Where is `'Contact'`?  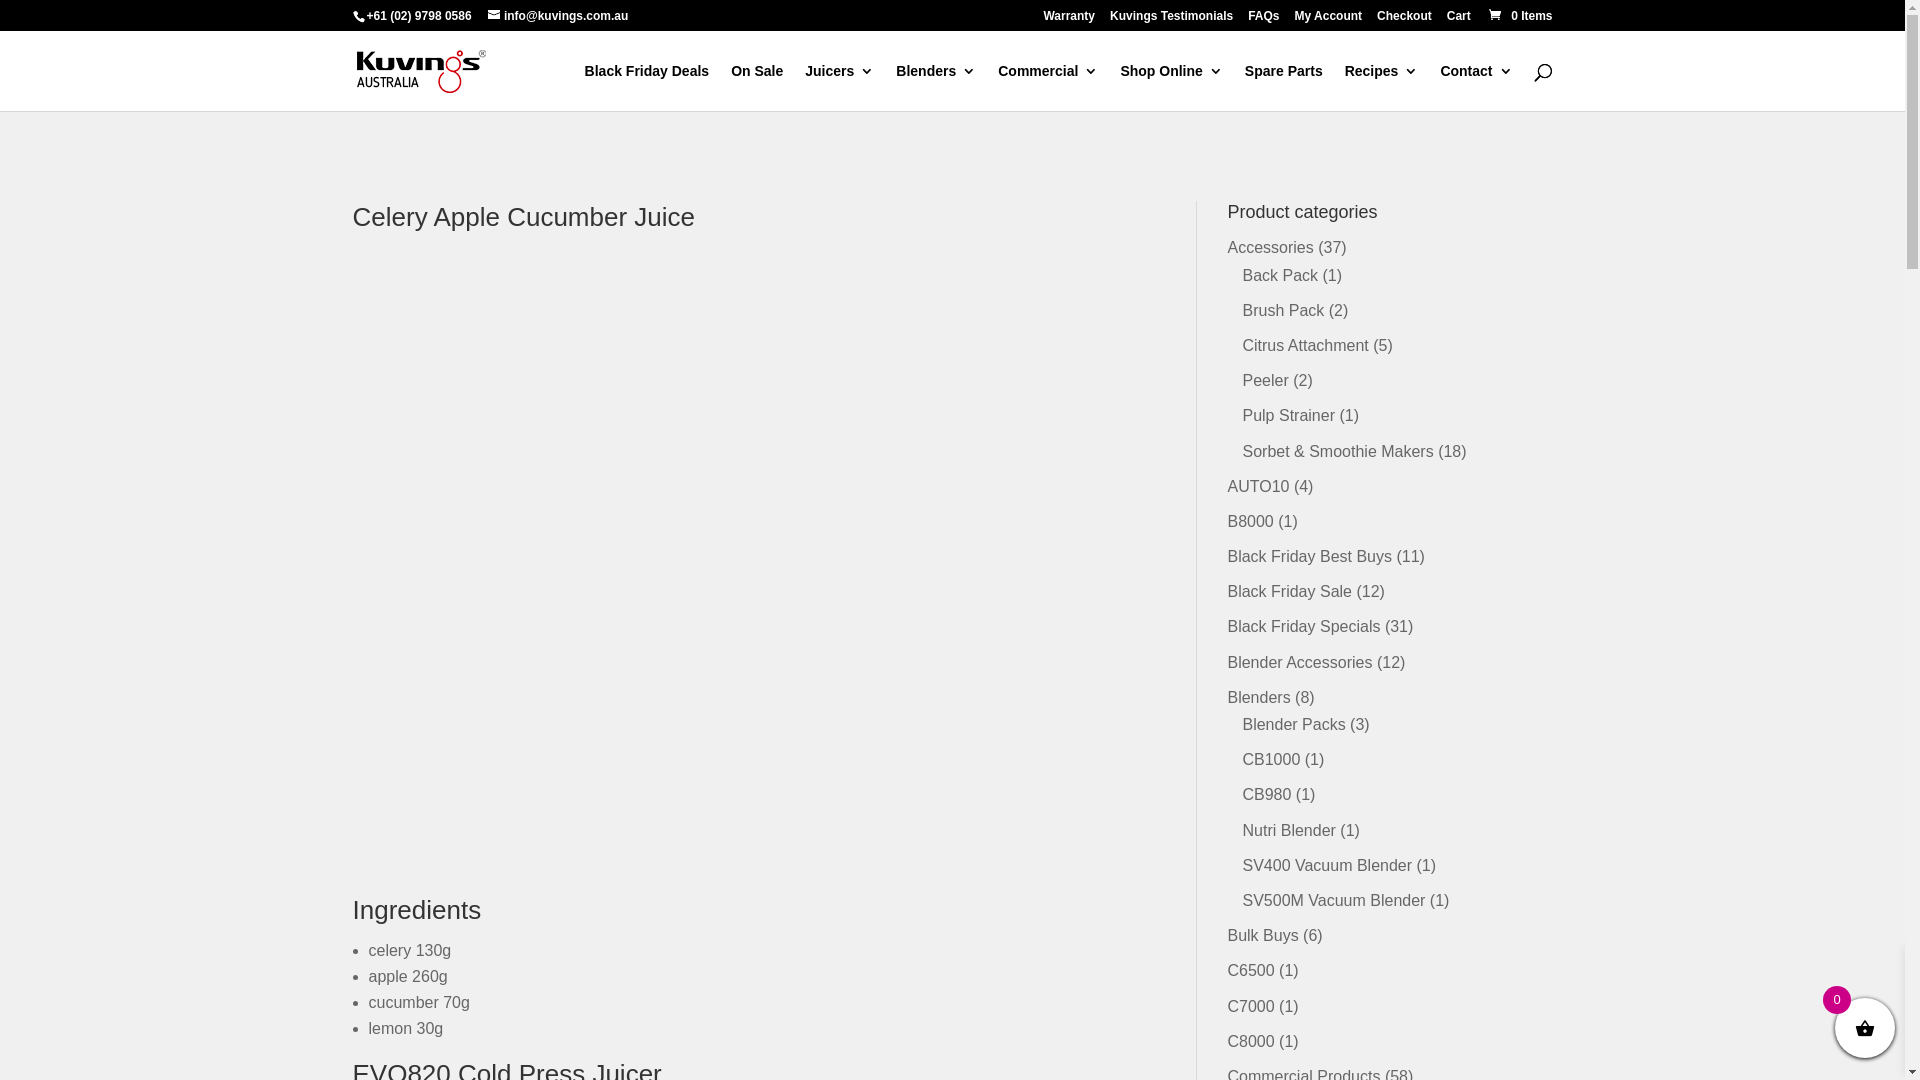
'Contact' is located at coordinates (1476, 86).